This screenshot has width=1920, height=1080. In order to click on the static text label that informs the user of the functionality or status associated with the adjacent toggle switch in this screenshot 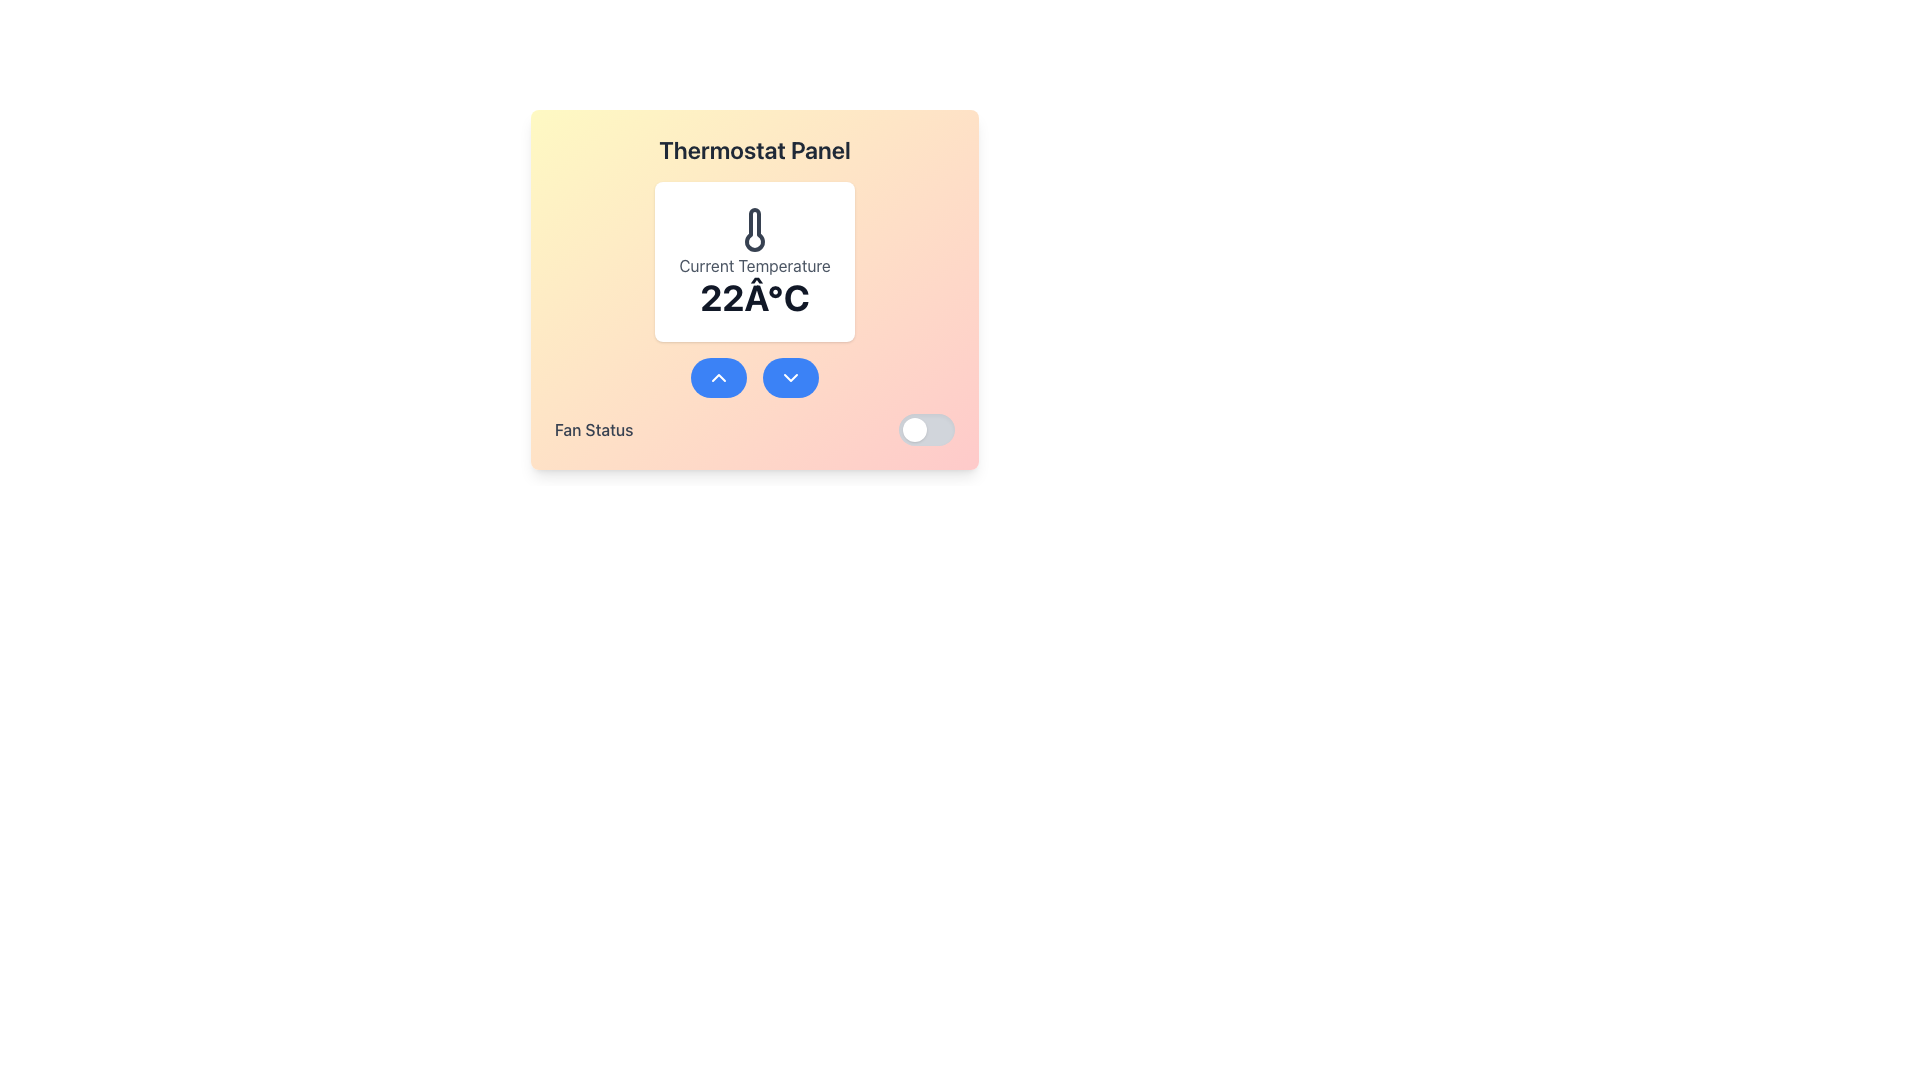, I will do `click(593, 428)`.